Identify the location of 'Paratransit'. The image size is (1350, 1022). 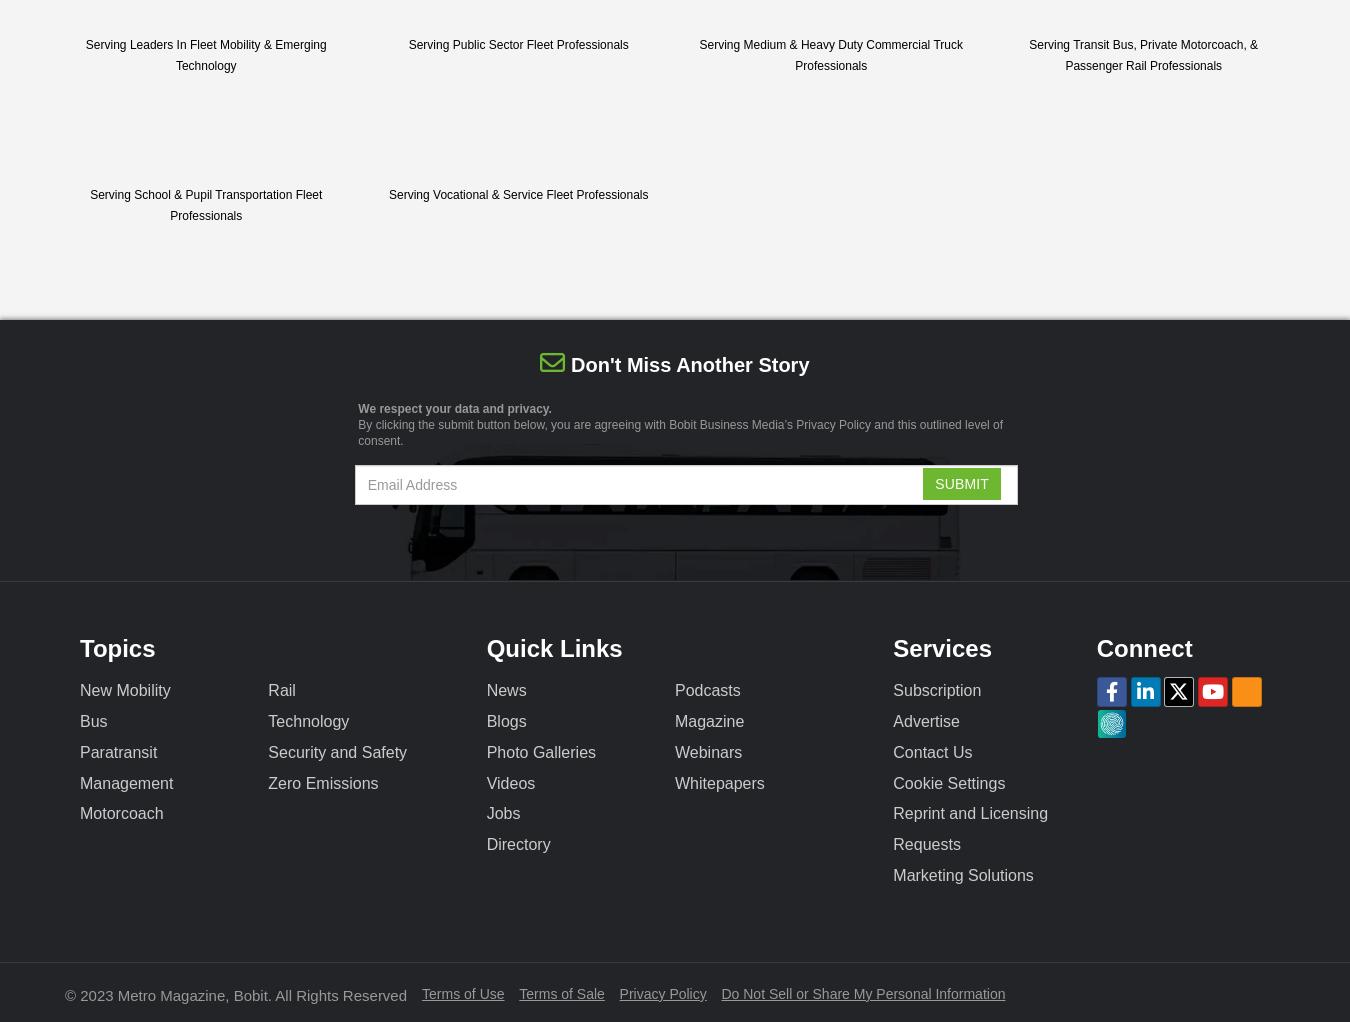
(118, 750).